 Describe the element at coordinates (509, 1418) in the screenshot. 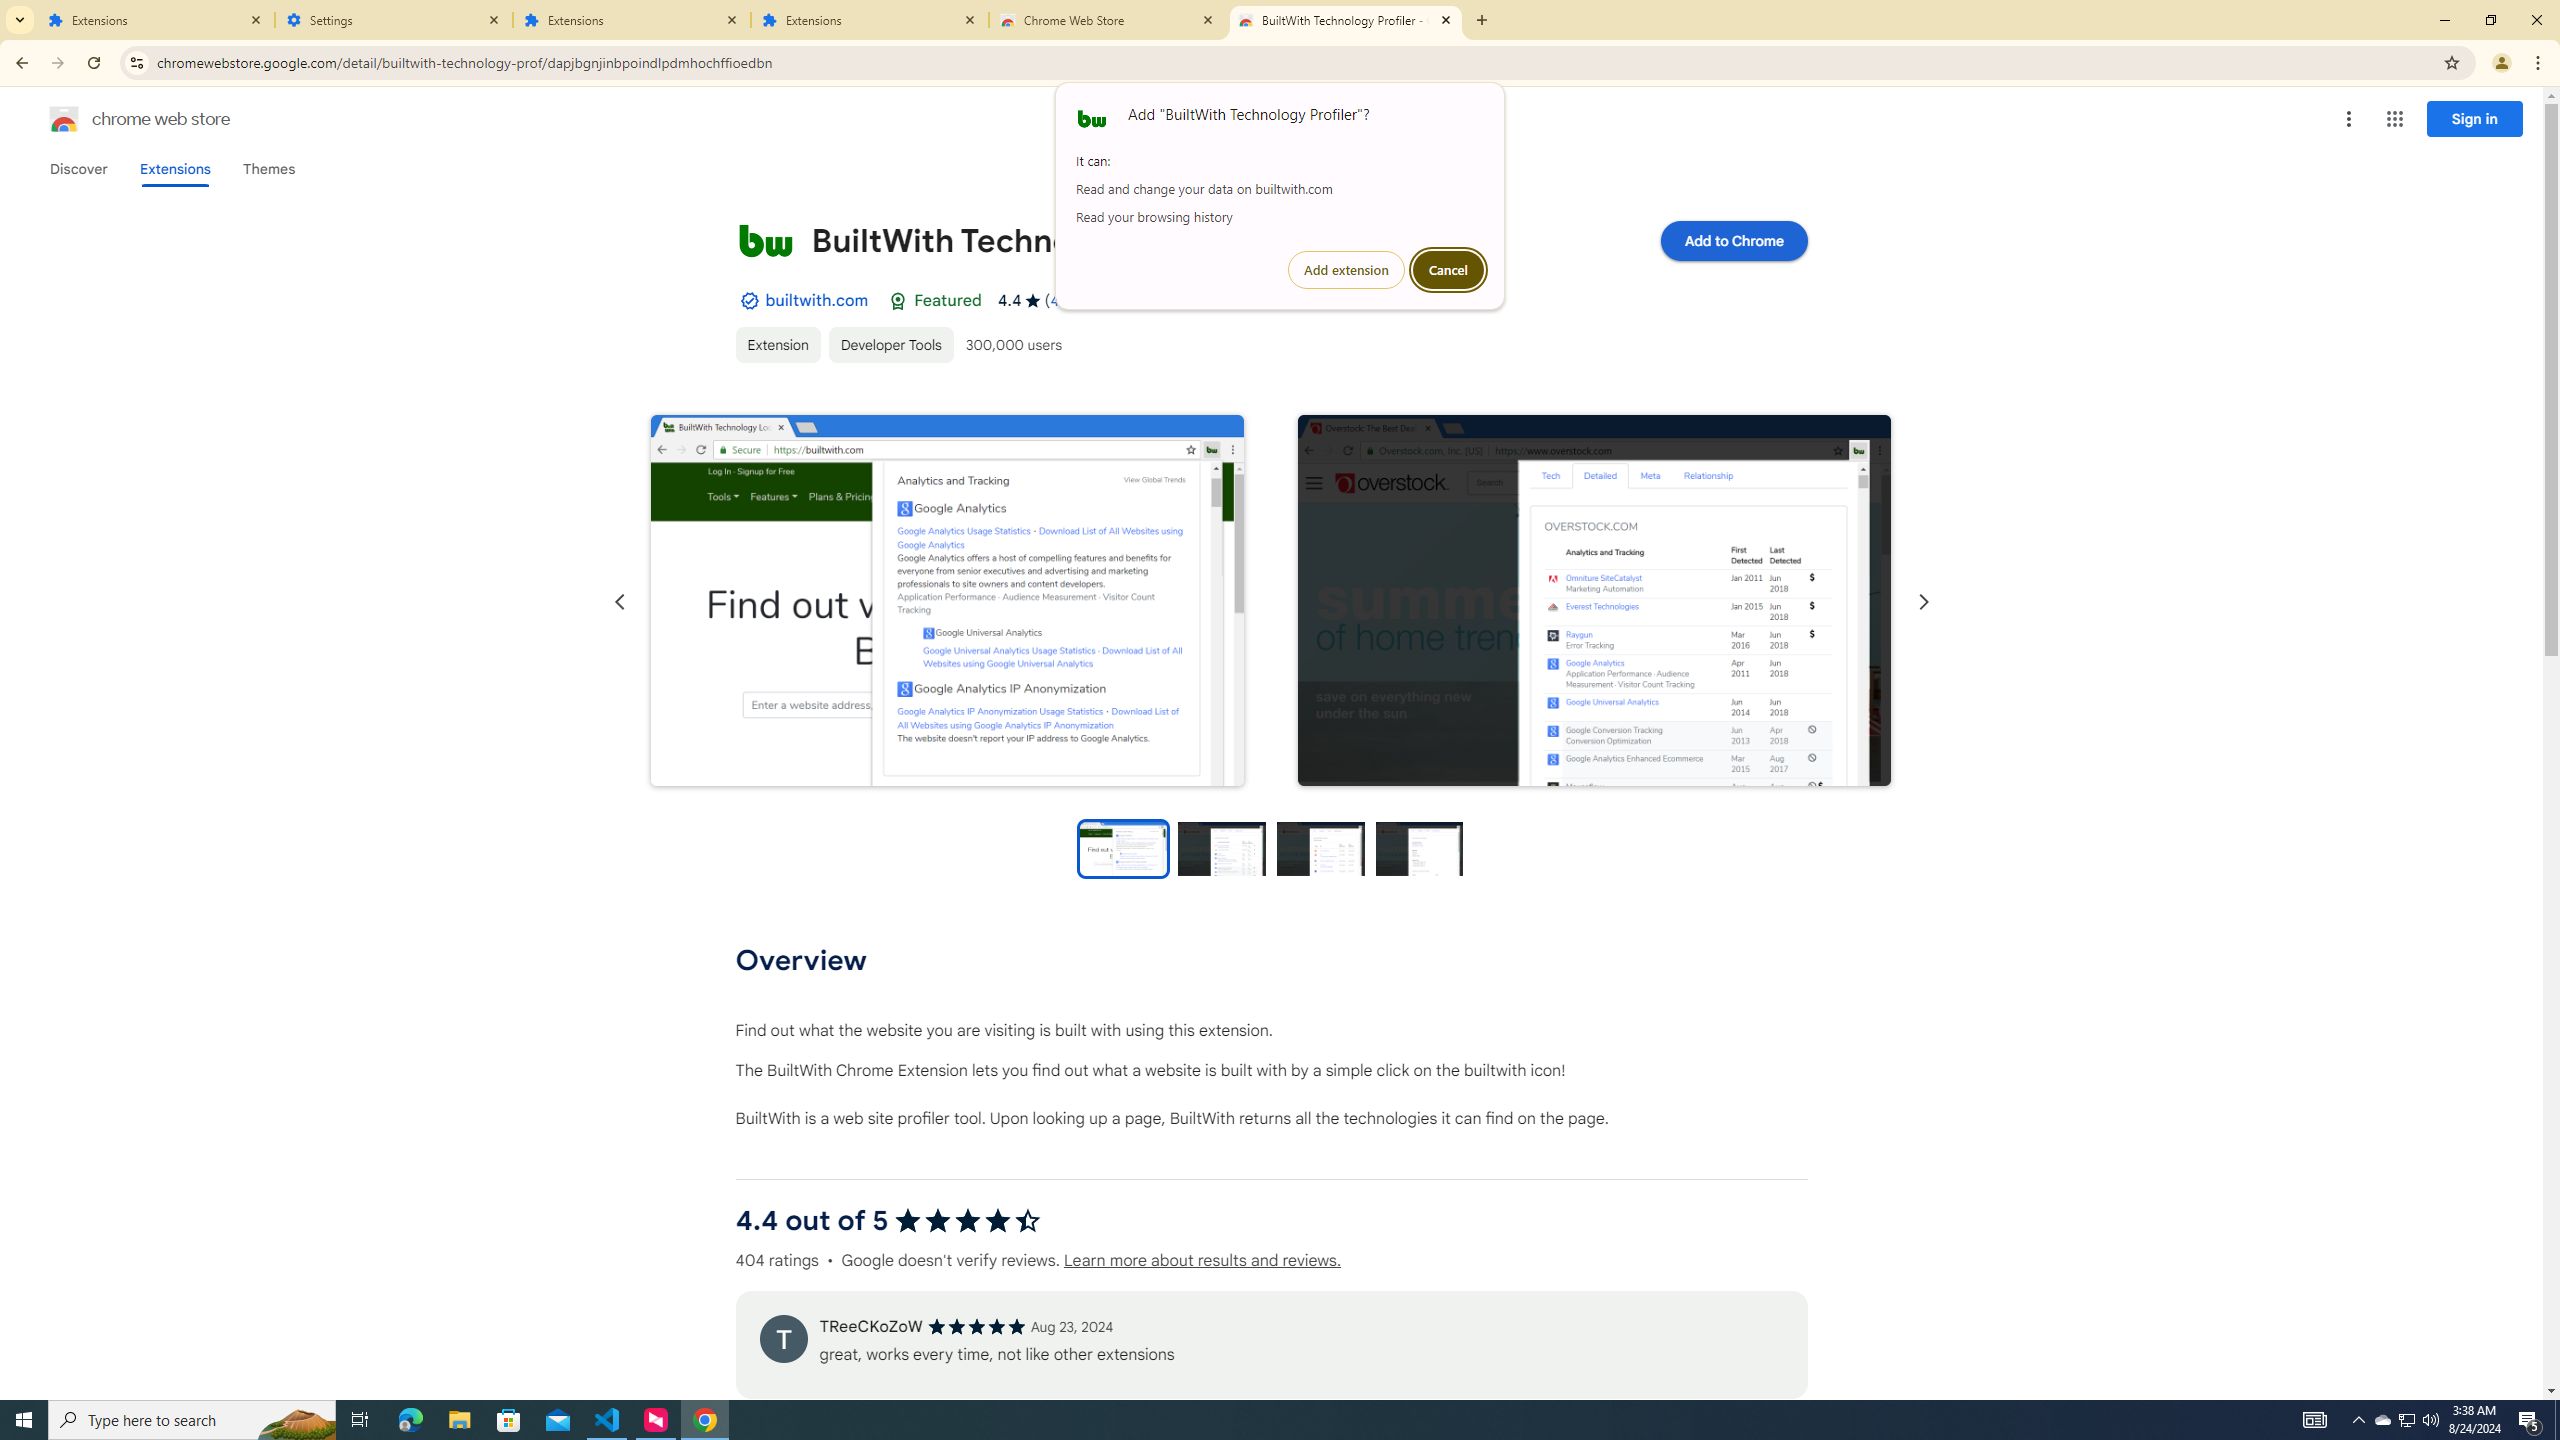

I see `'Microsoft Store'` at that location.